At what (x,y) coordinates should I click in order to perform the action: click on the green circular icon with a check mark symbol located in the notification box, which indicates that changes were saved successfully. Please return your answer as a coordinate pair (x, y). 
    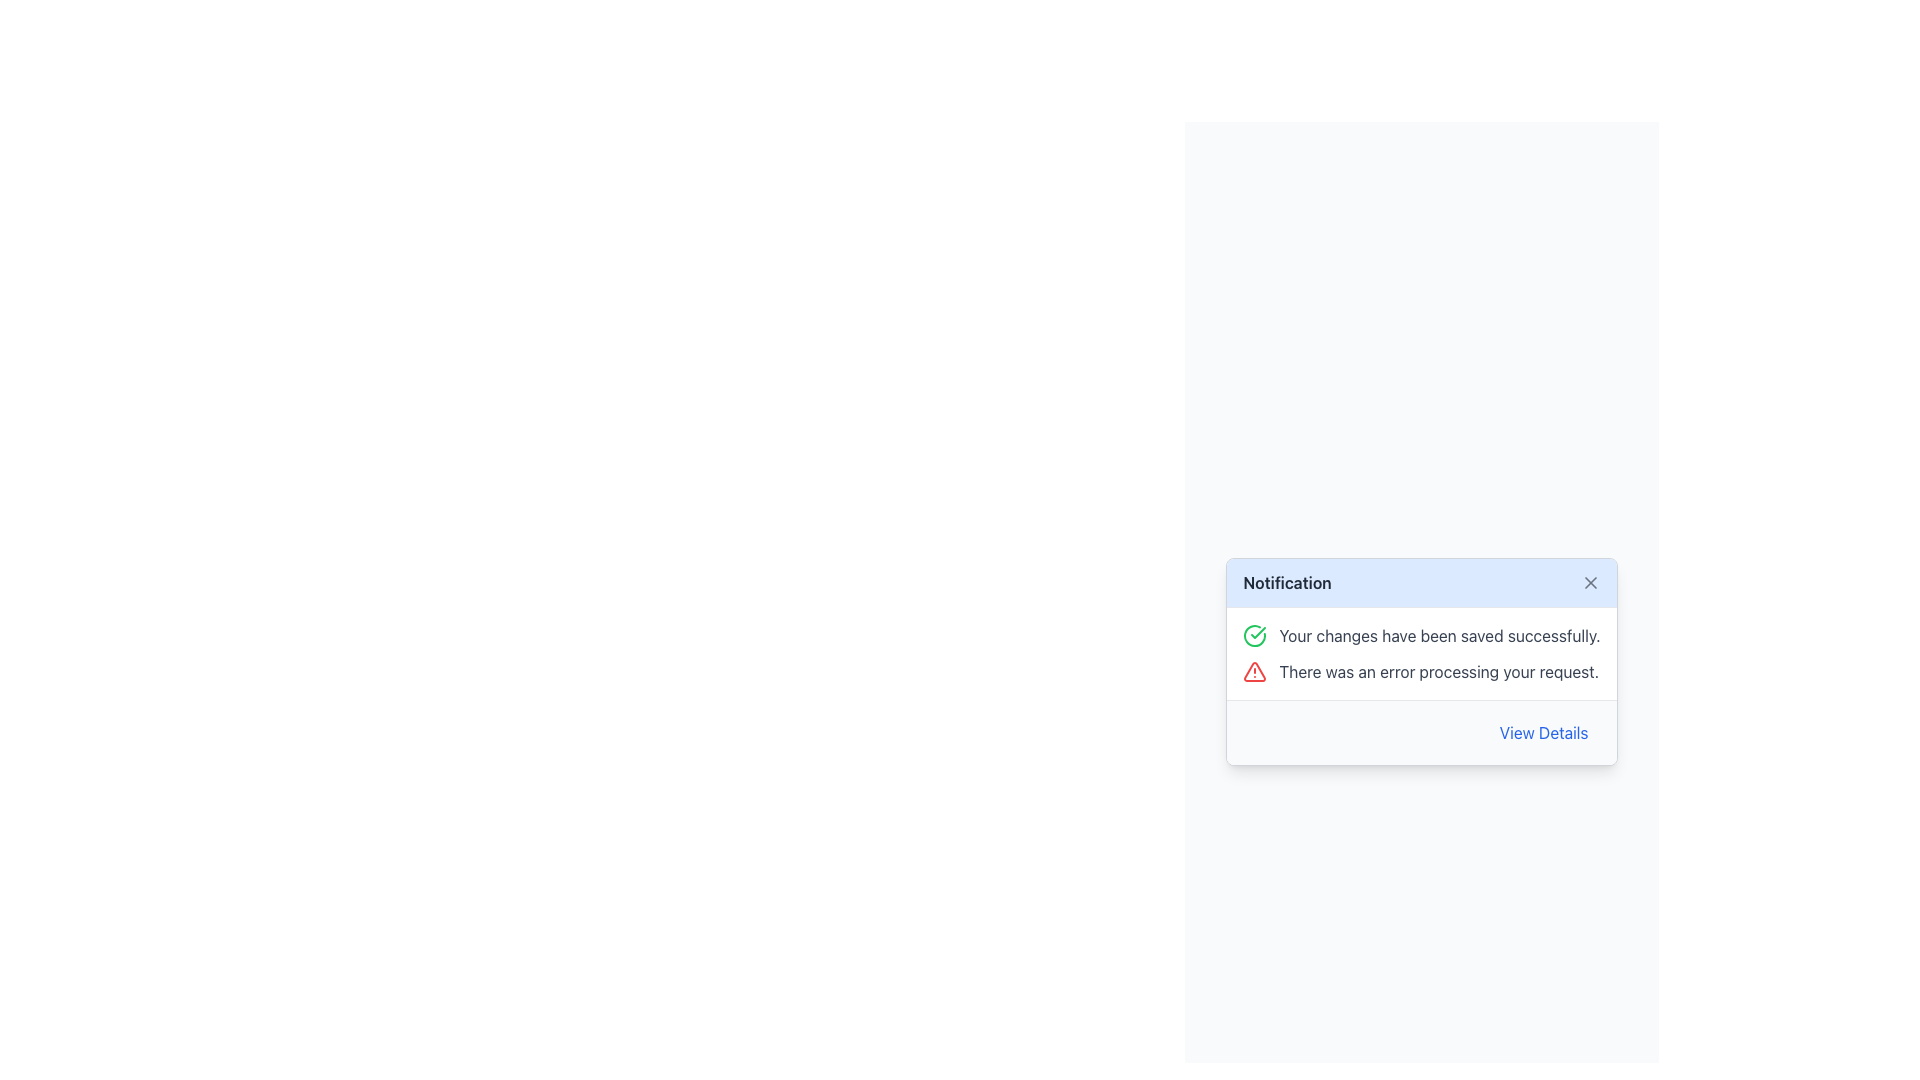
    Looking at the image, I should click on (1254, 636).